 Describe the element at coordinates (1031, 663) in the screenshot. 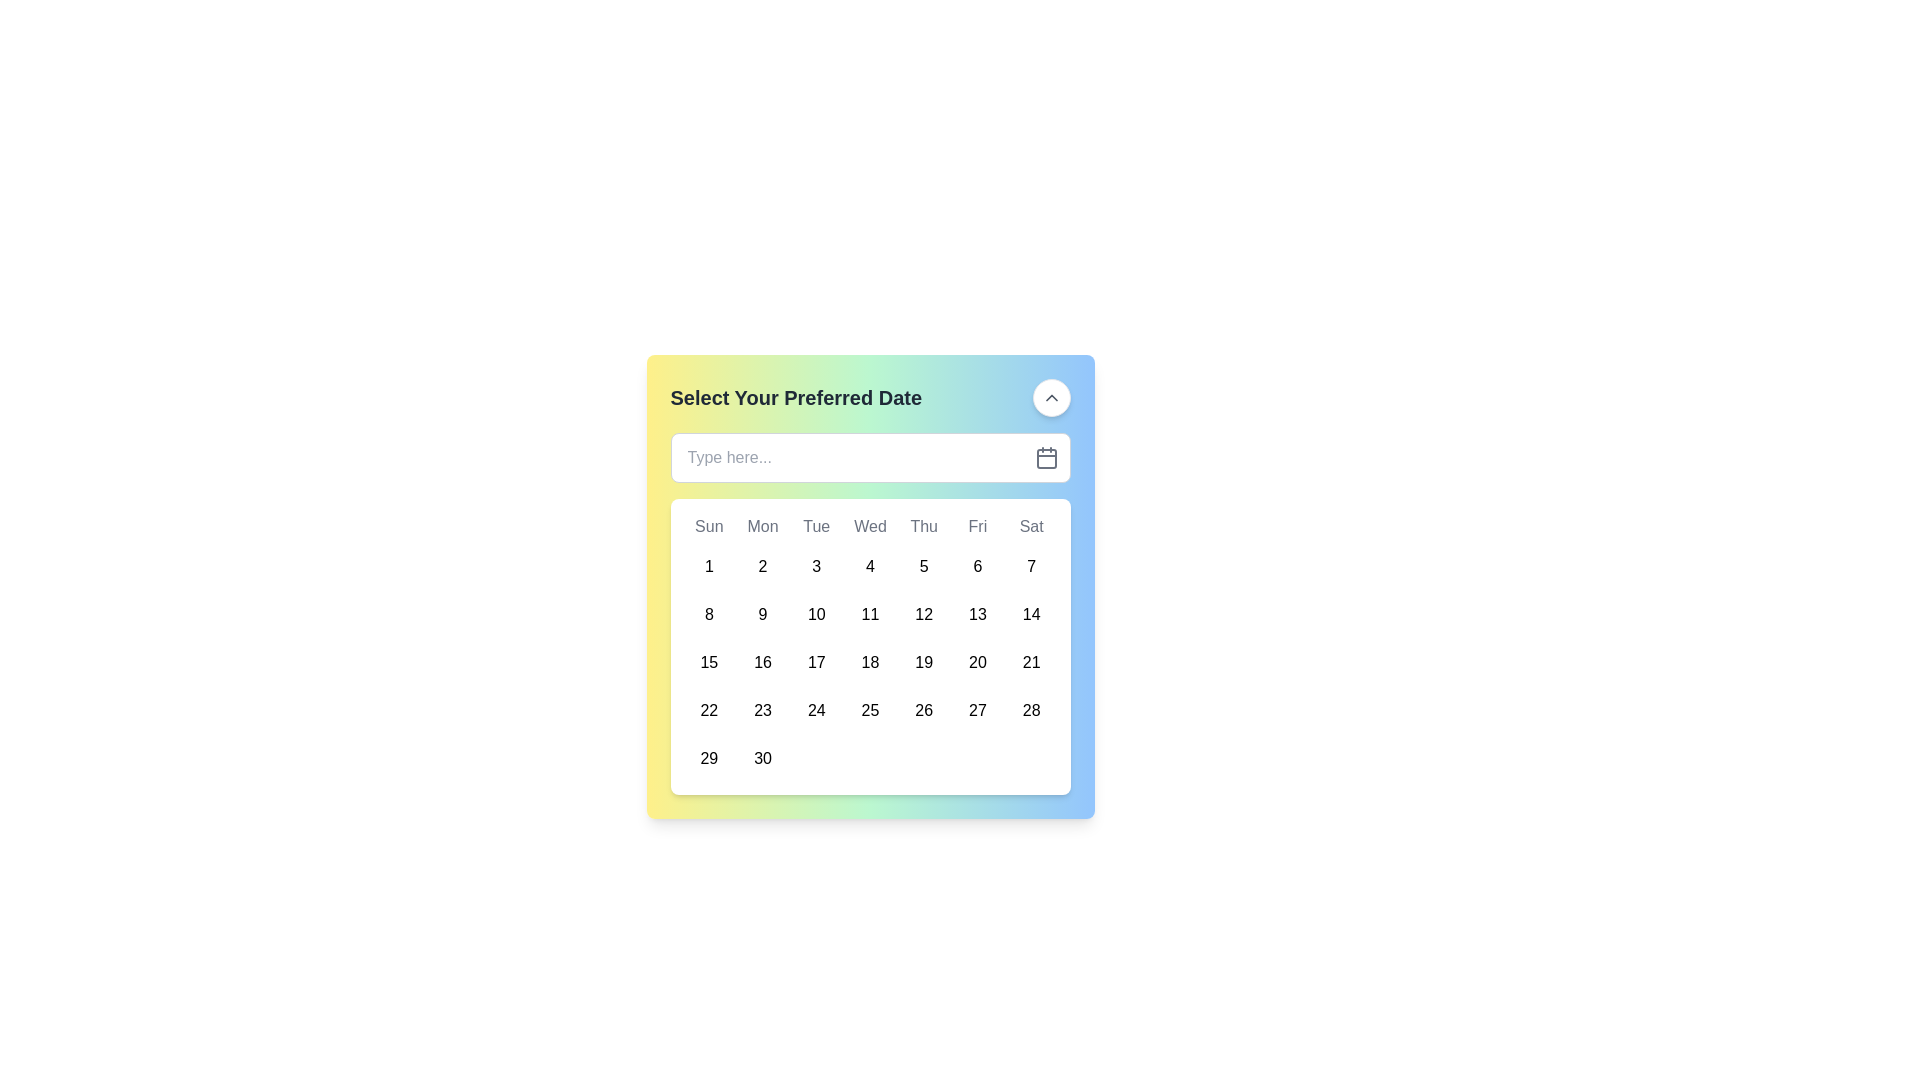

I see `the circular button displaying '21' located` at that location.